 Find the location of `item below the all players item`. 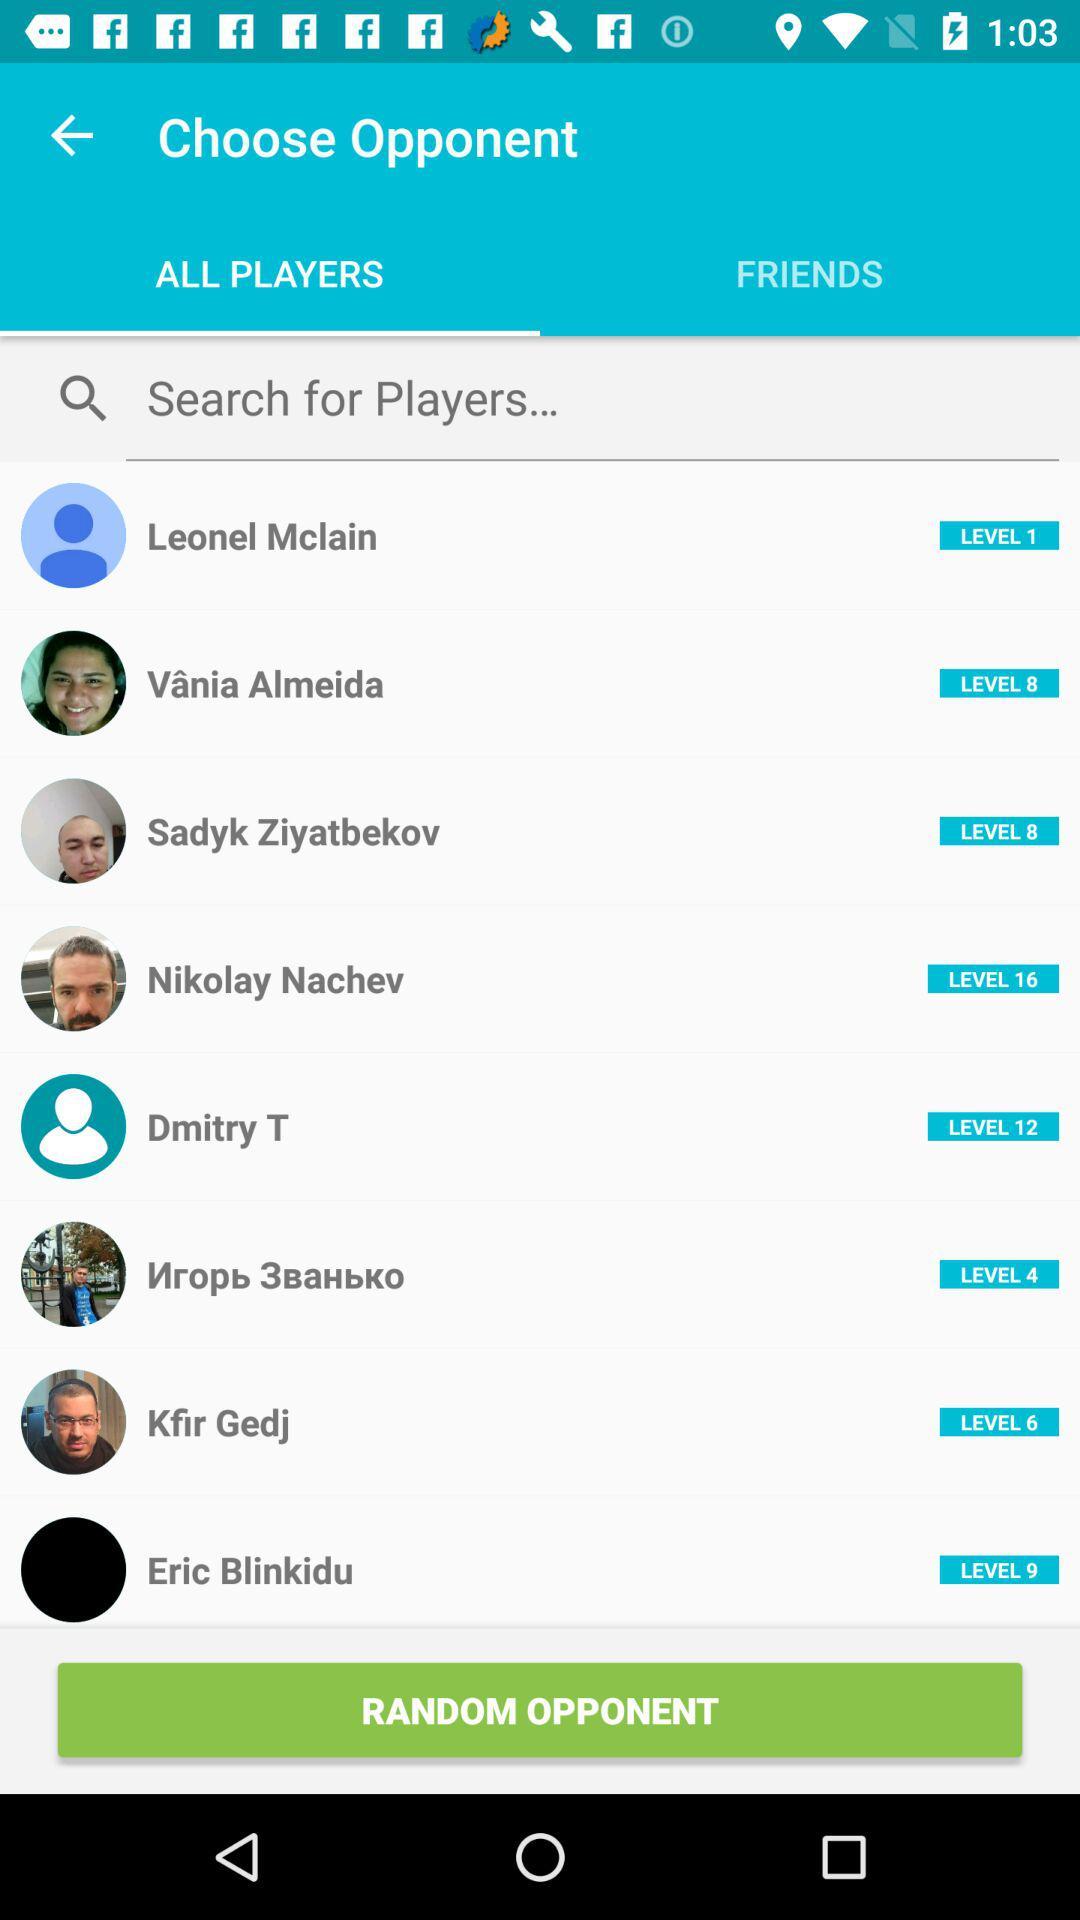

item below the all players item is located at coordinates (591, 397).